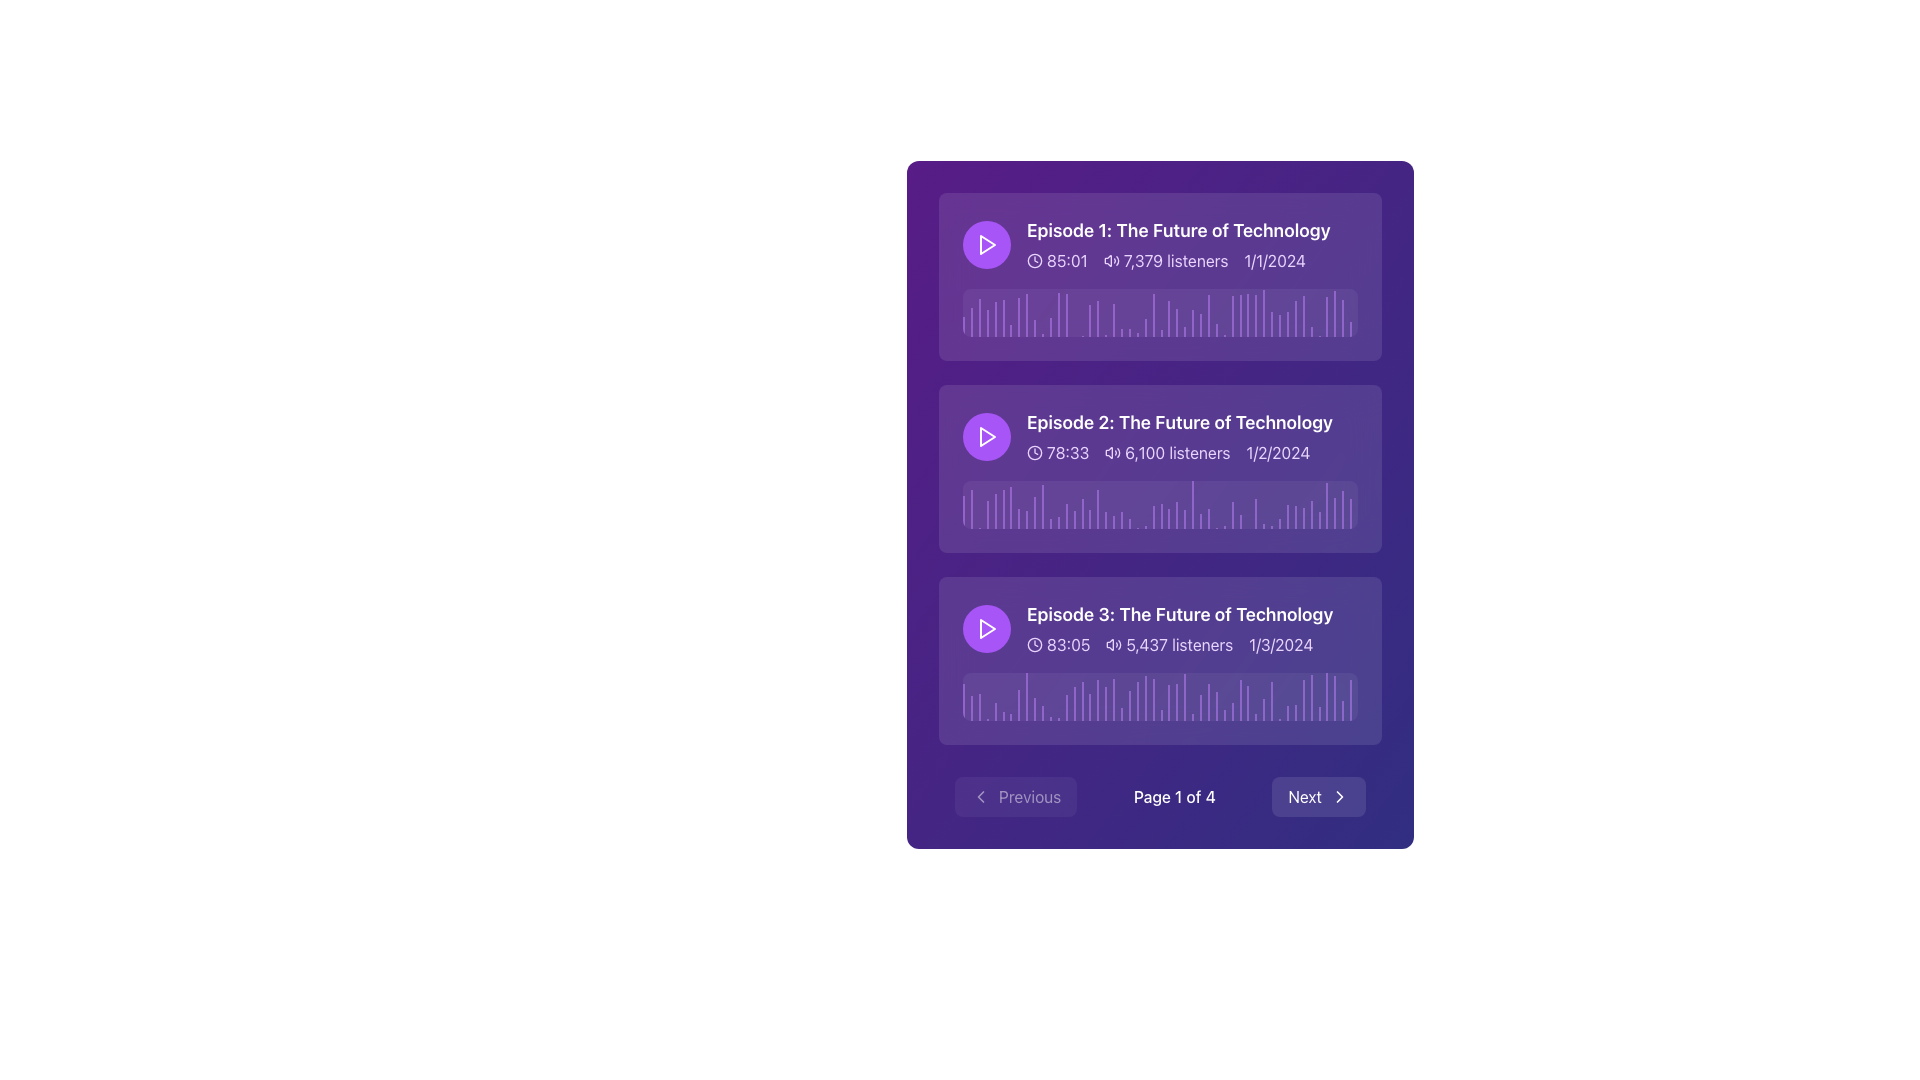 The width and height of the screenshot is (1920, 1080). I want to click on the purple, semi-transparent vertical progress indicator located in the second row of the episode cards to interact with it, so click(1193, 322).